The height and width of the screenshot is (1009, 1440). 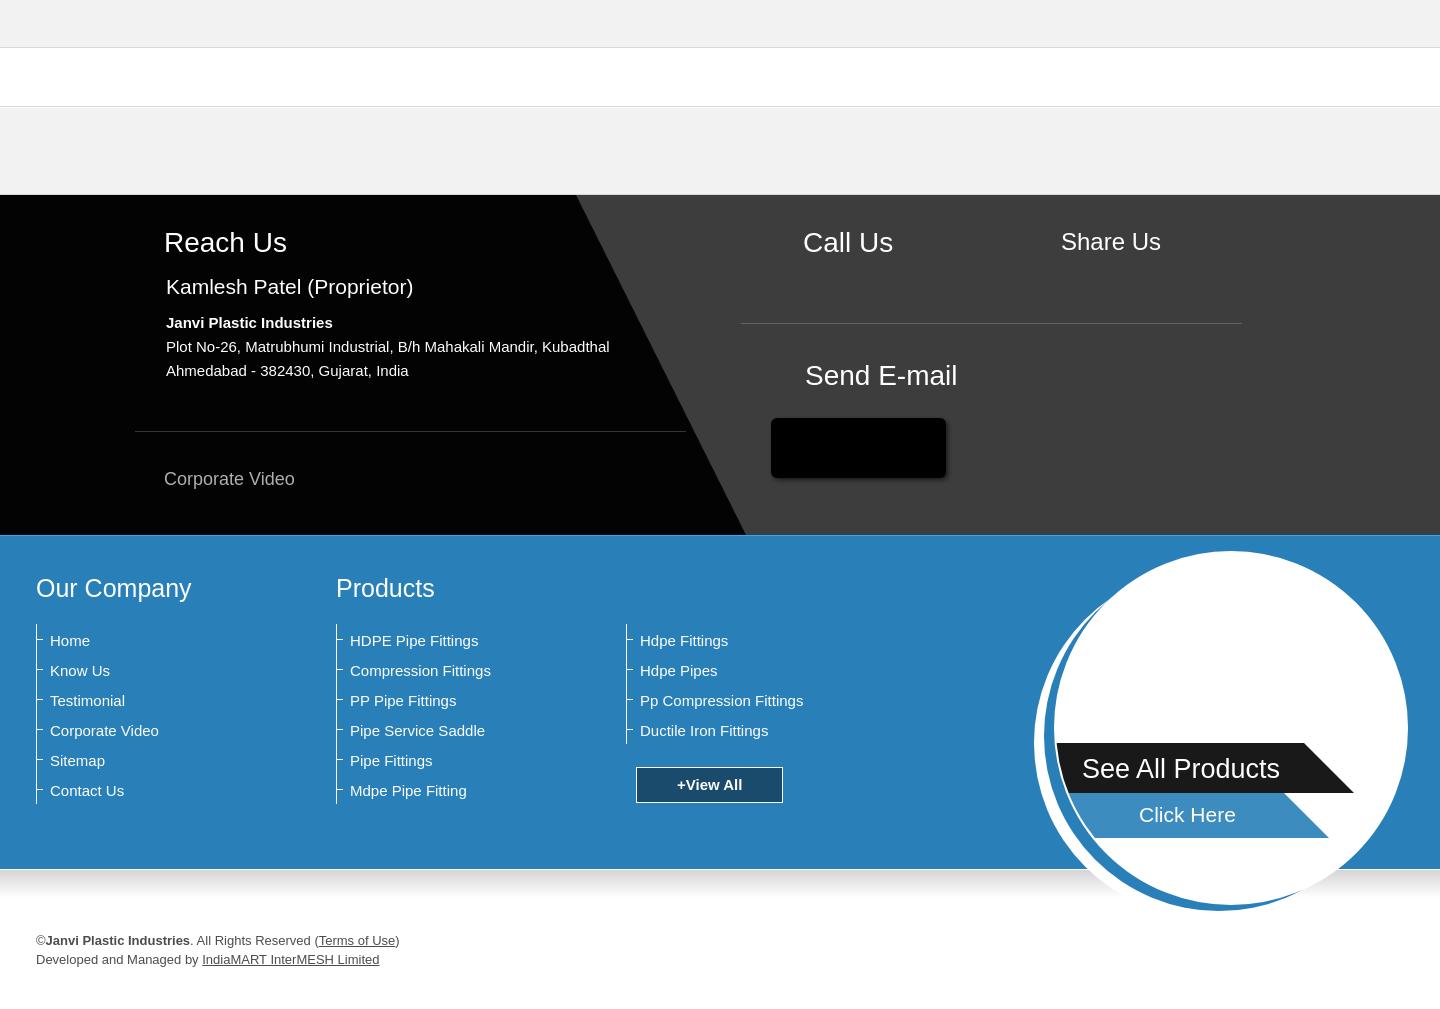 I want to click on 'Kamlesh Patel (Proprietor)', so click(x=288, y=285).